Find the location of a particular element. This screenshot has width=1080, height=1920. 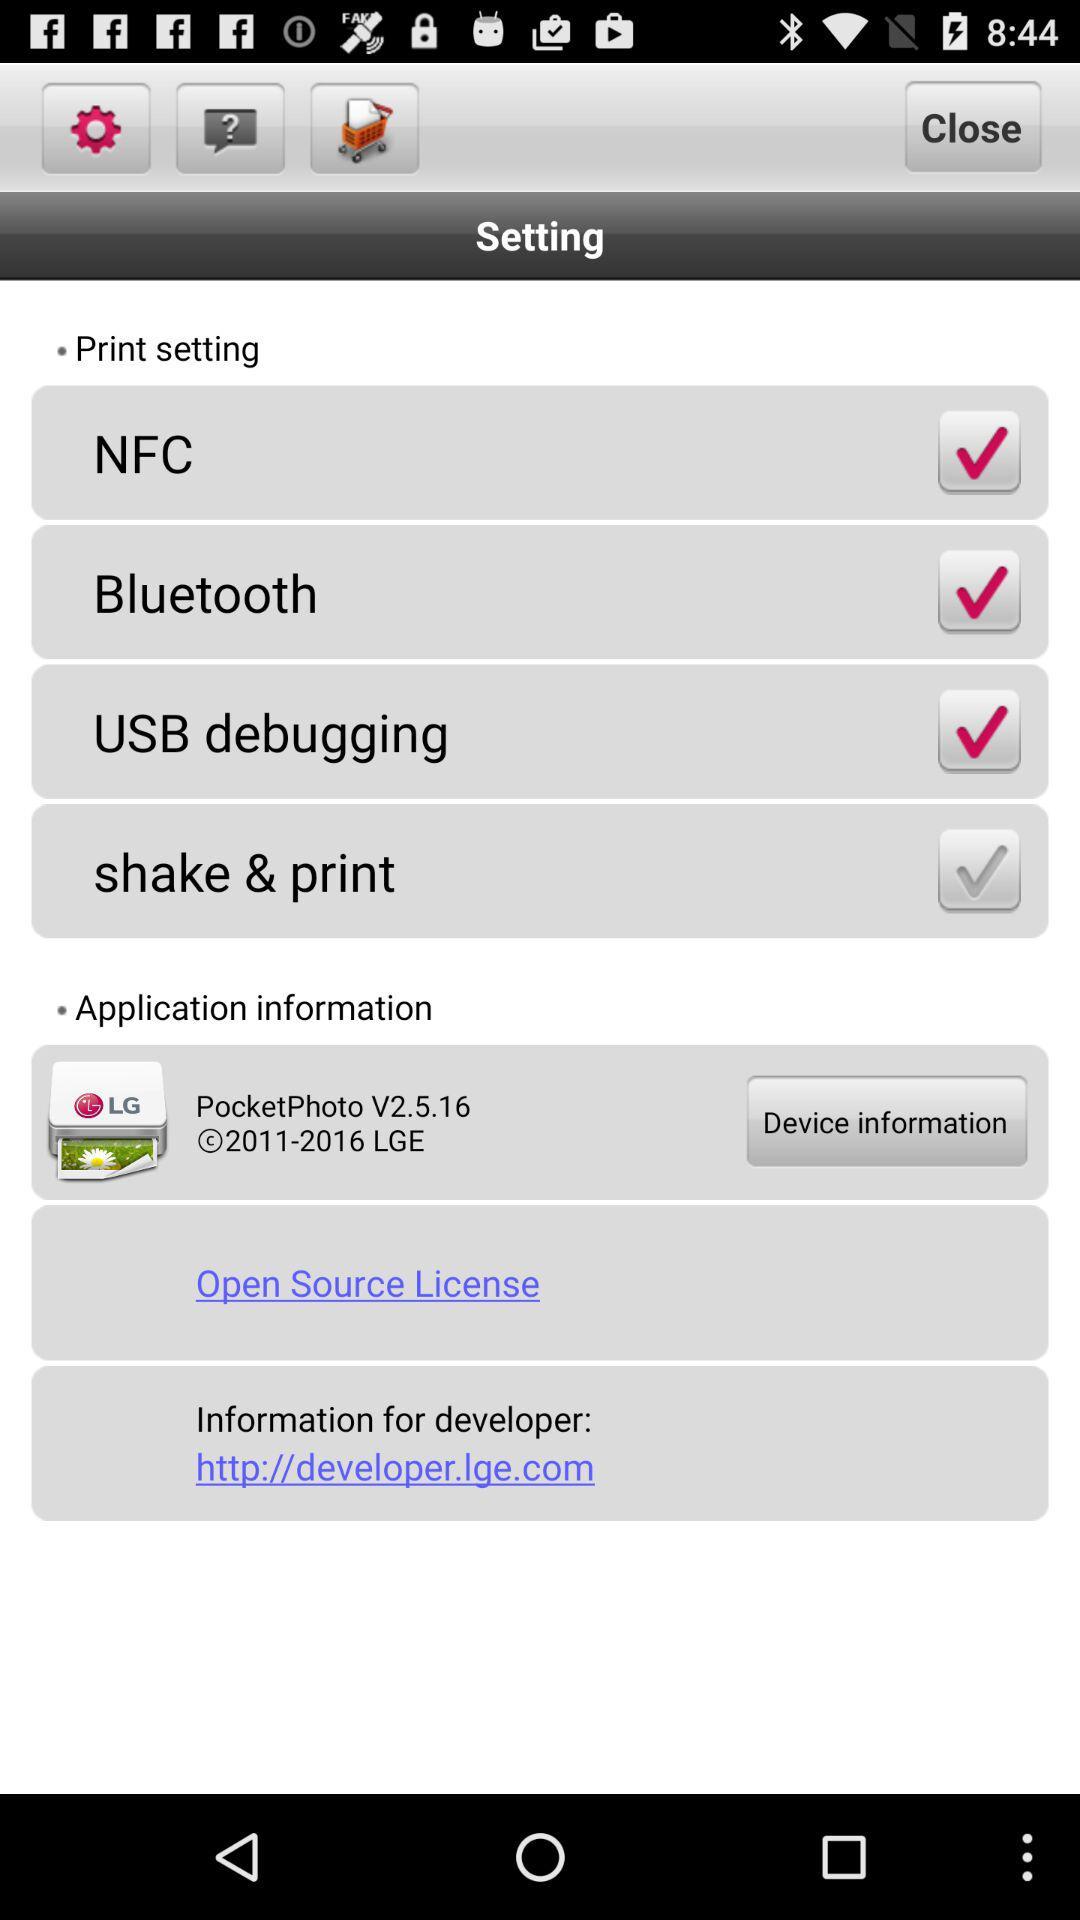

item below information for developer: icon is located at coordinates (613, 1466).